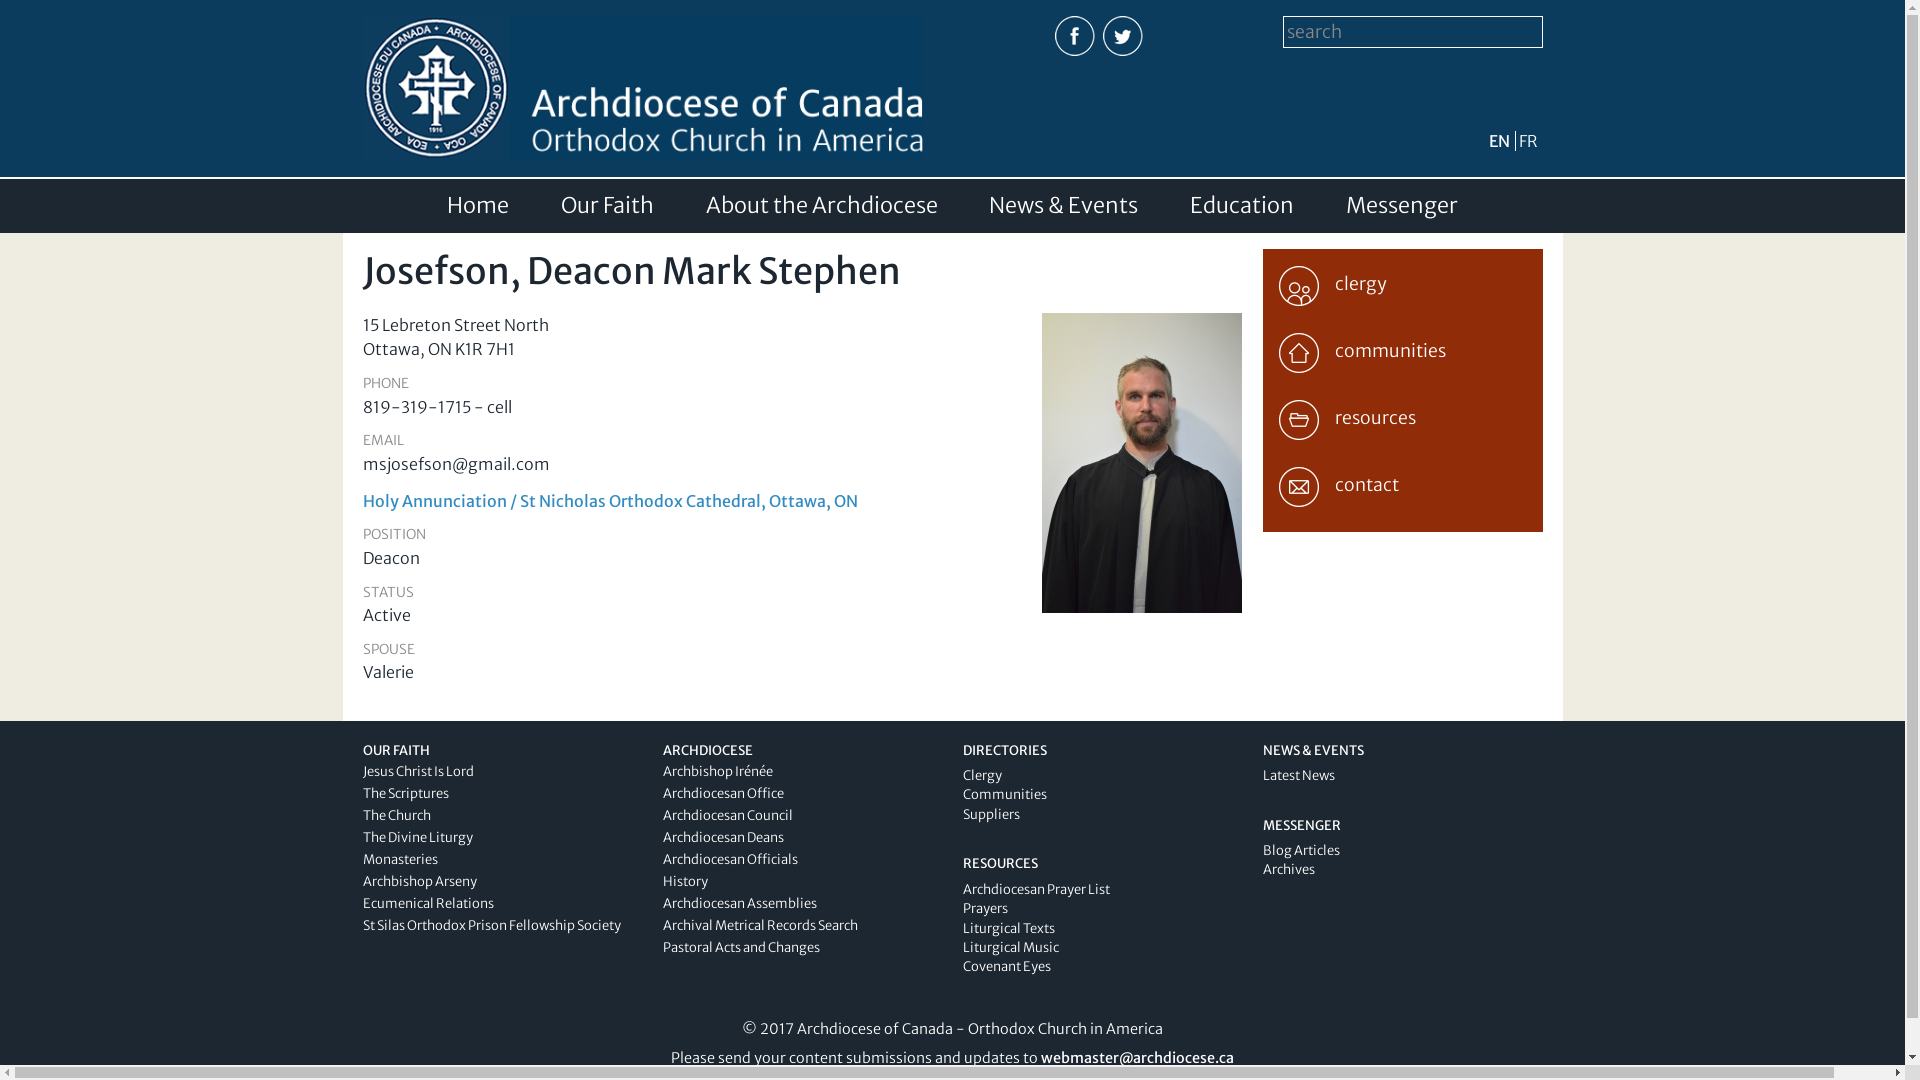  What do you see at coordinates (1400, 205) in the screenshot?
I see `'Messenger'` at bounding box center [1400, 205].